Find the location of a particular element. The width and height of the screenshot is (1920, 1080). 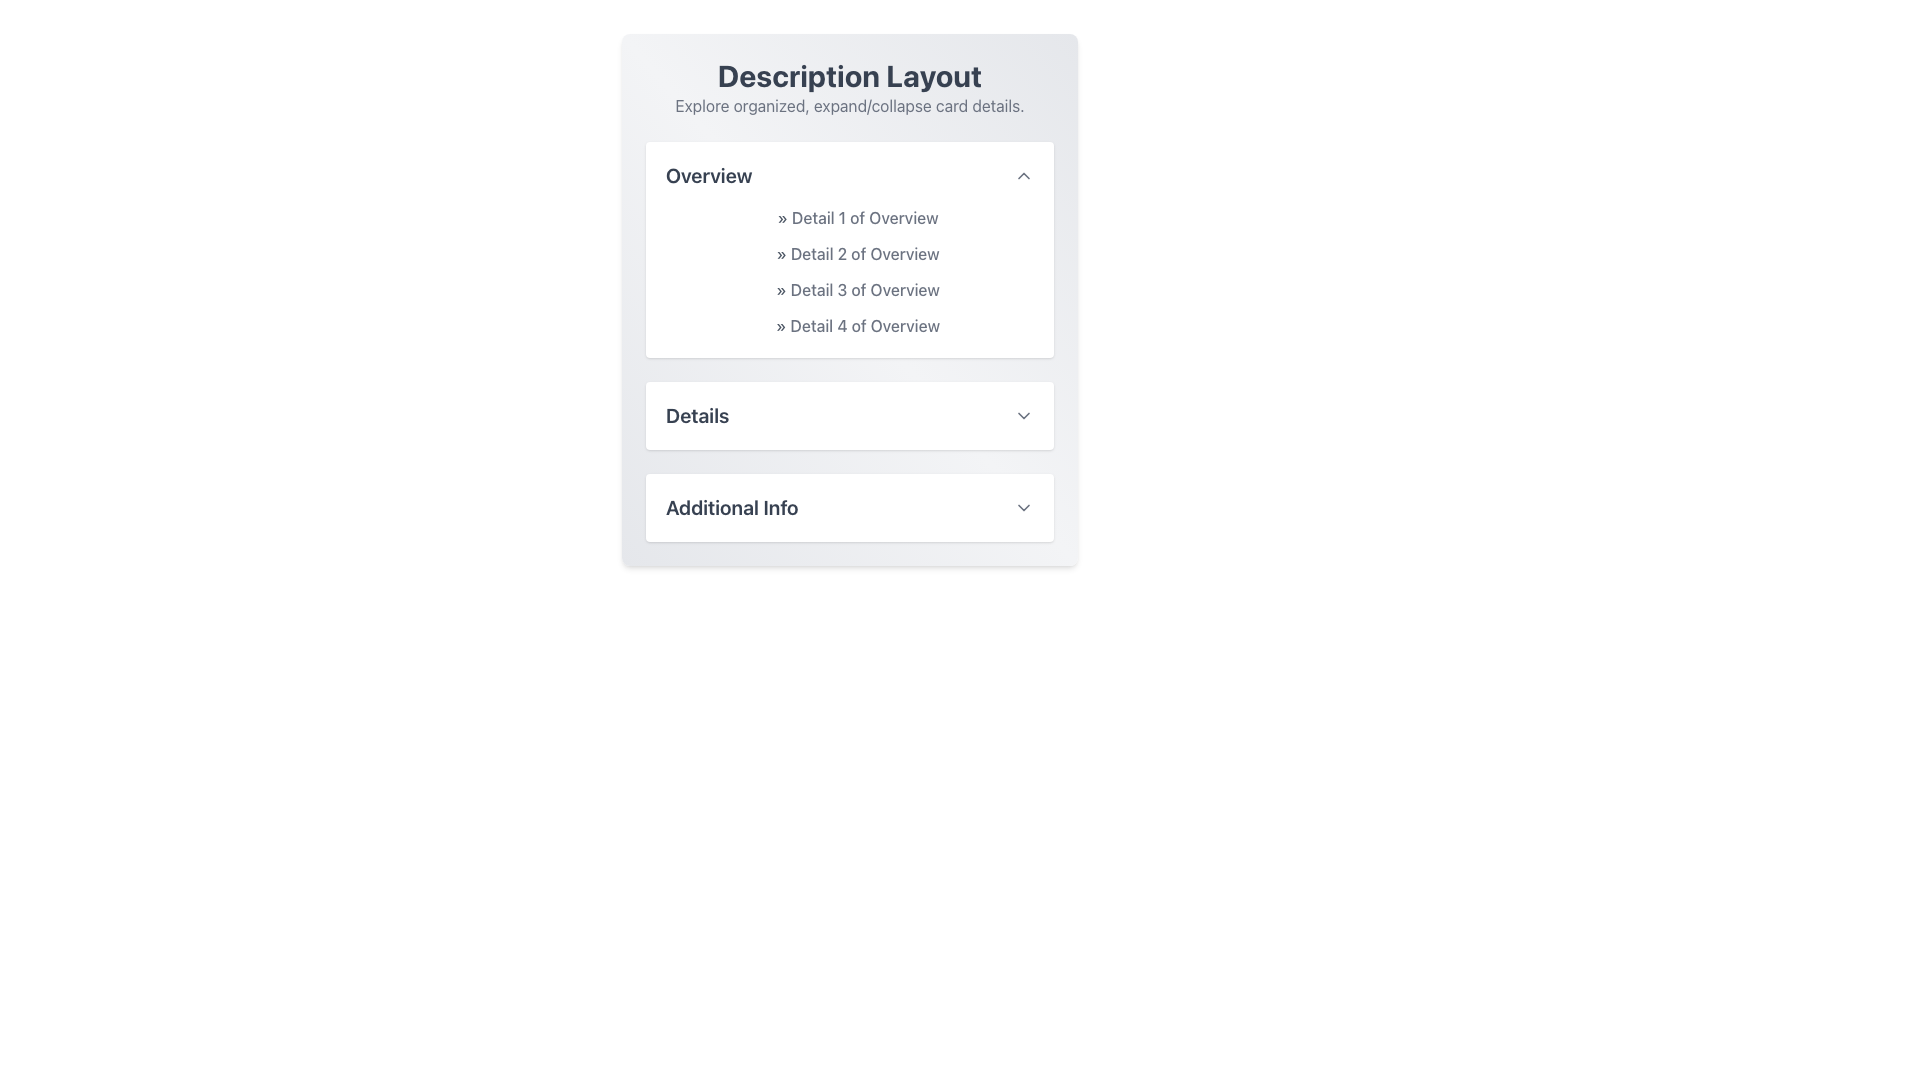

the 'Overview' text label, which is styled in a bold font and grayish-blue color, located in the upper section of the 'Description Layout' panel is located at coordinates (709, 175).